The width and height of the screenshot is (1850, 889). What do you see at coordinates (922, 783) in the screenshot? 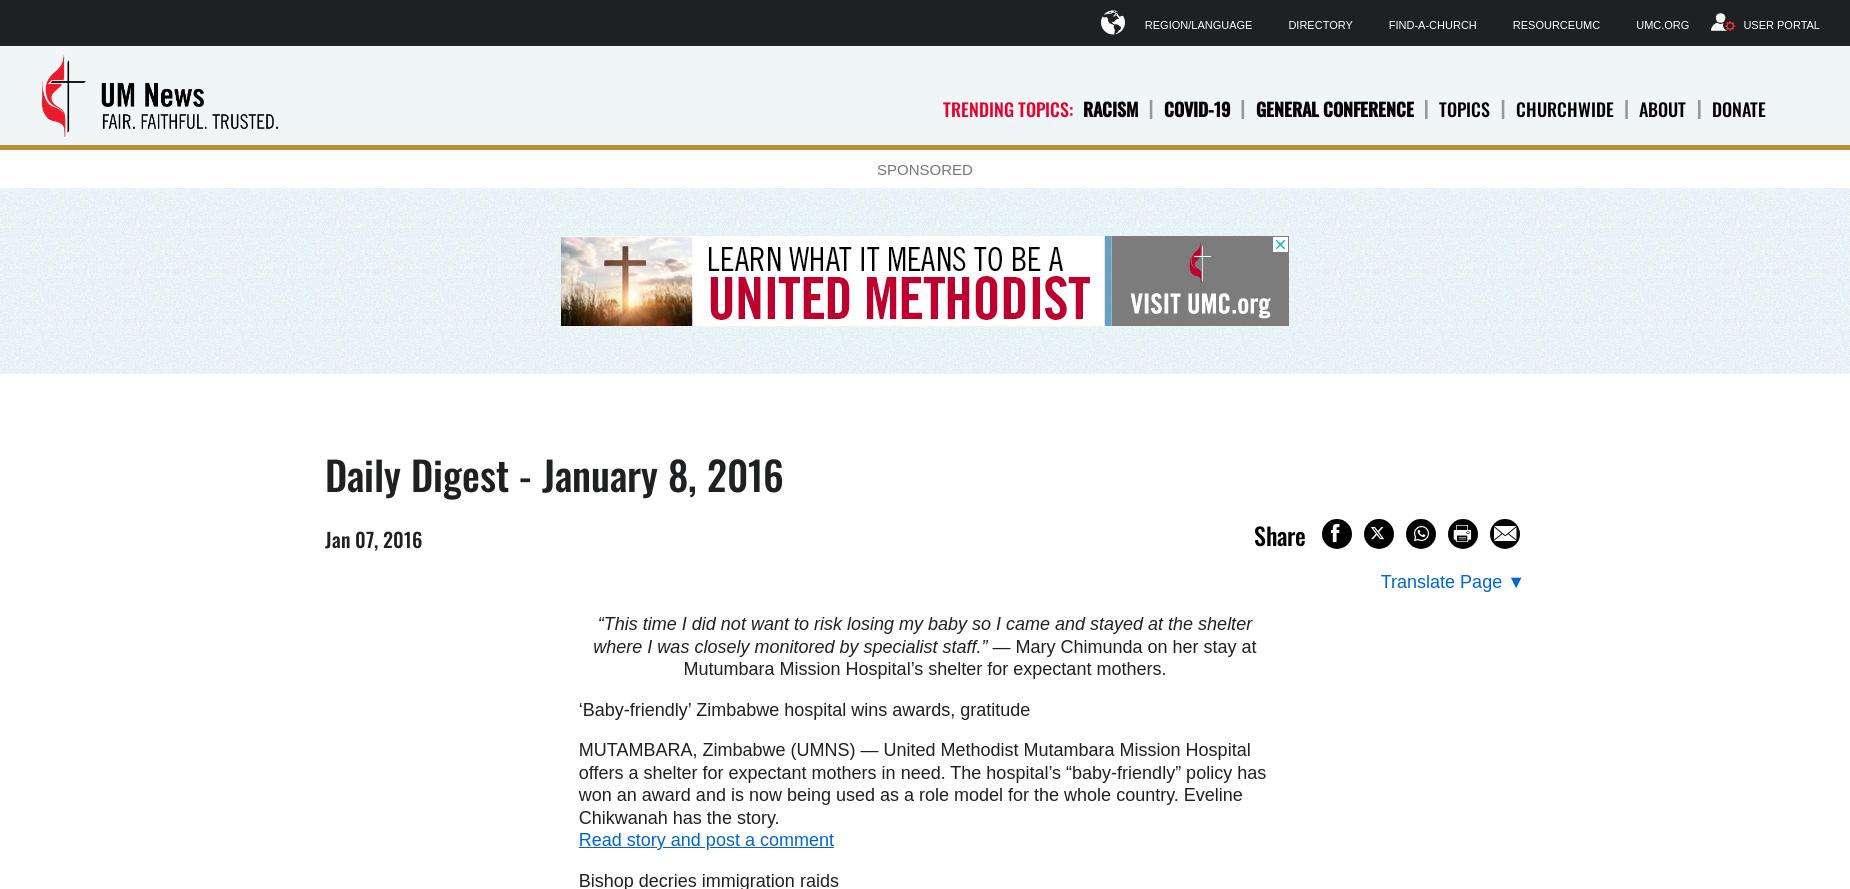
I see `'MUTAMBARA, Zimbabwe (UMNS) — United Methodist Mutambara Mission Hospital offers a shelter for expectant mothers in need. The hospital’s “baby-friendly” policy has won an award and is now being used as a role model for the whole country. Eveline Chikwanah has the story.'` at bounding box center [922, 783].